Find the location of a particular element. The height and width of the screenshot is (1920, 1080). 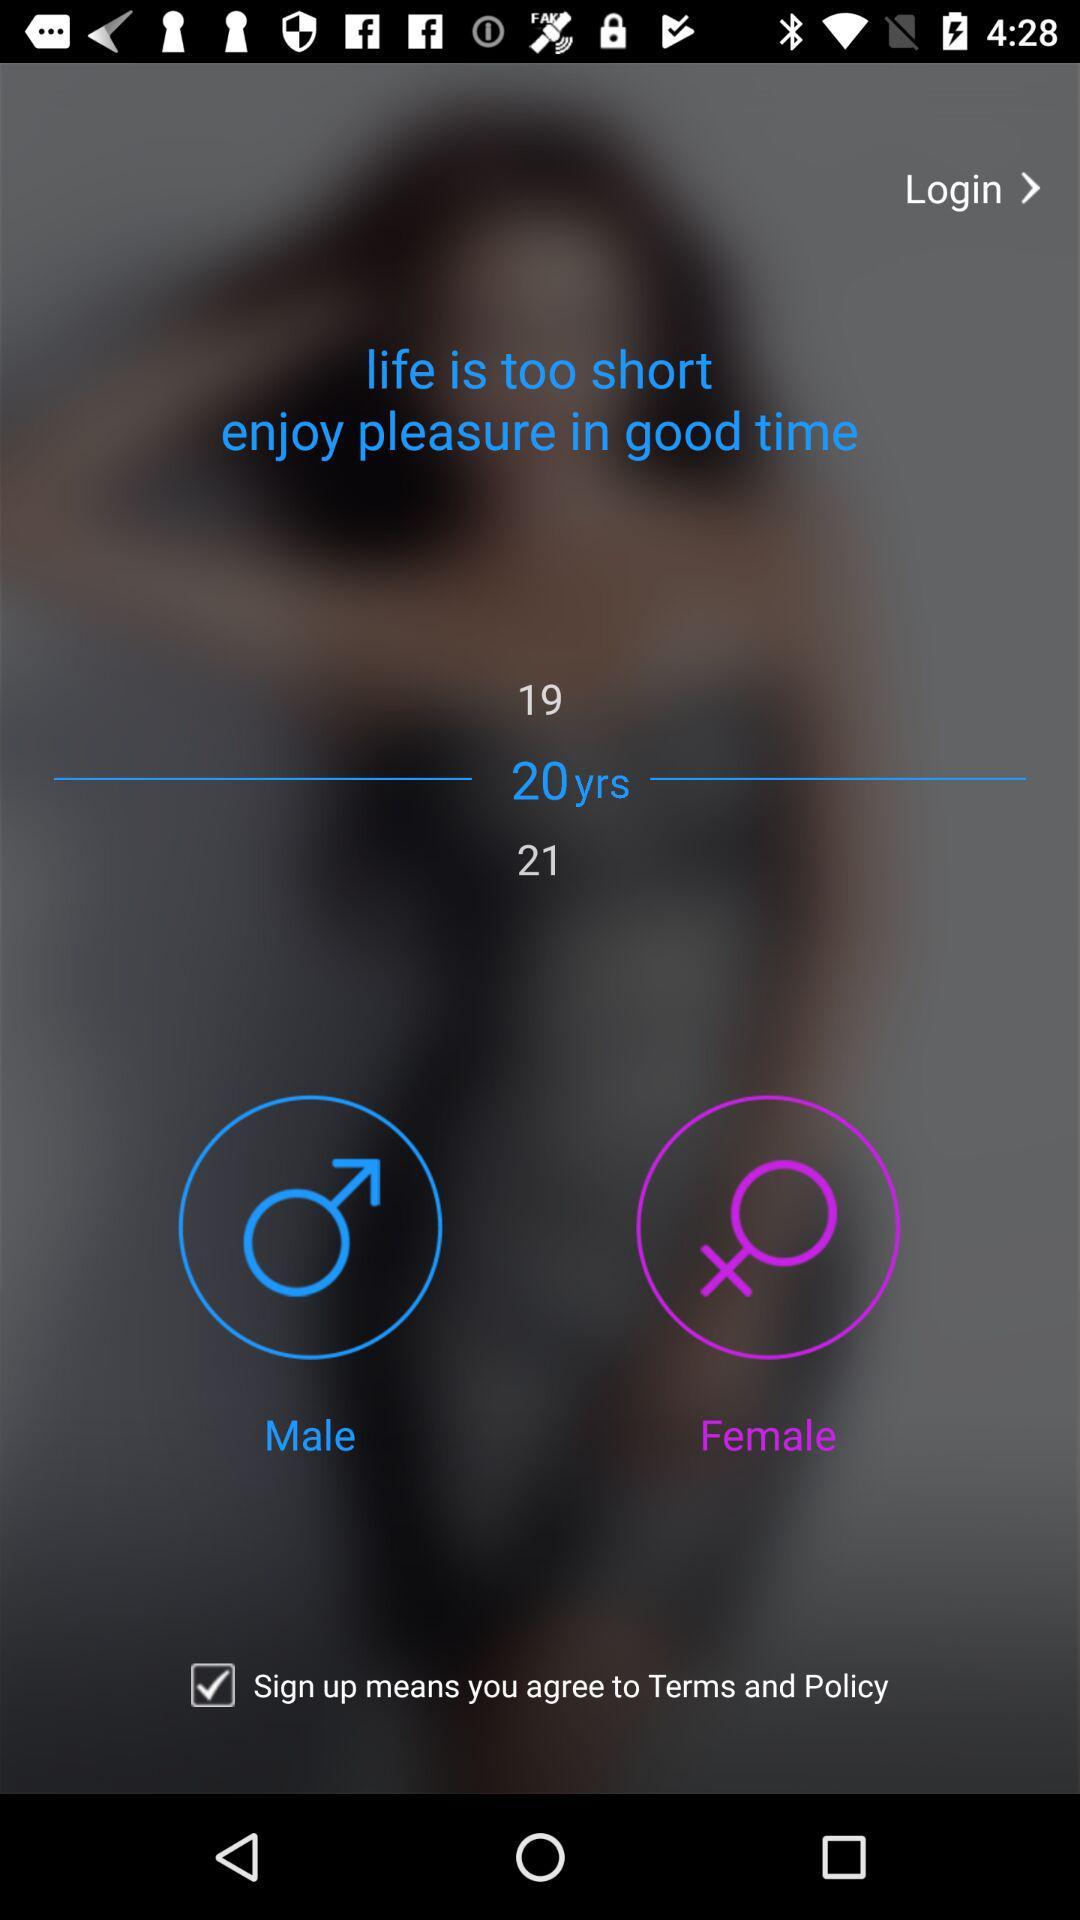

confirm is located at coordinates (212, 1684).